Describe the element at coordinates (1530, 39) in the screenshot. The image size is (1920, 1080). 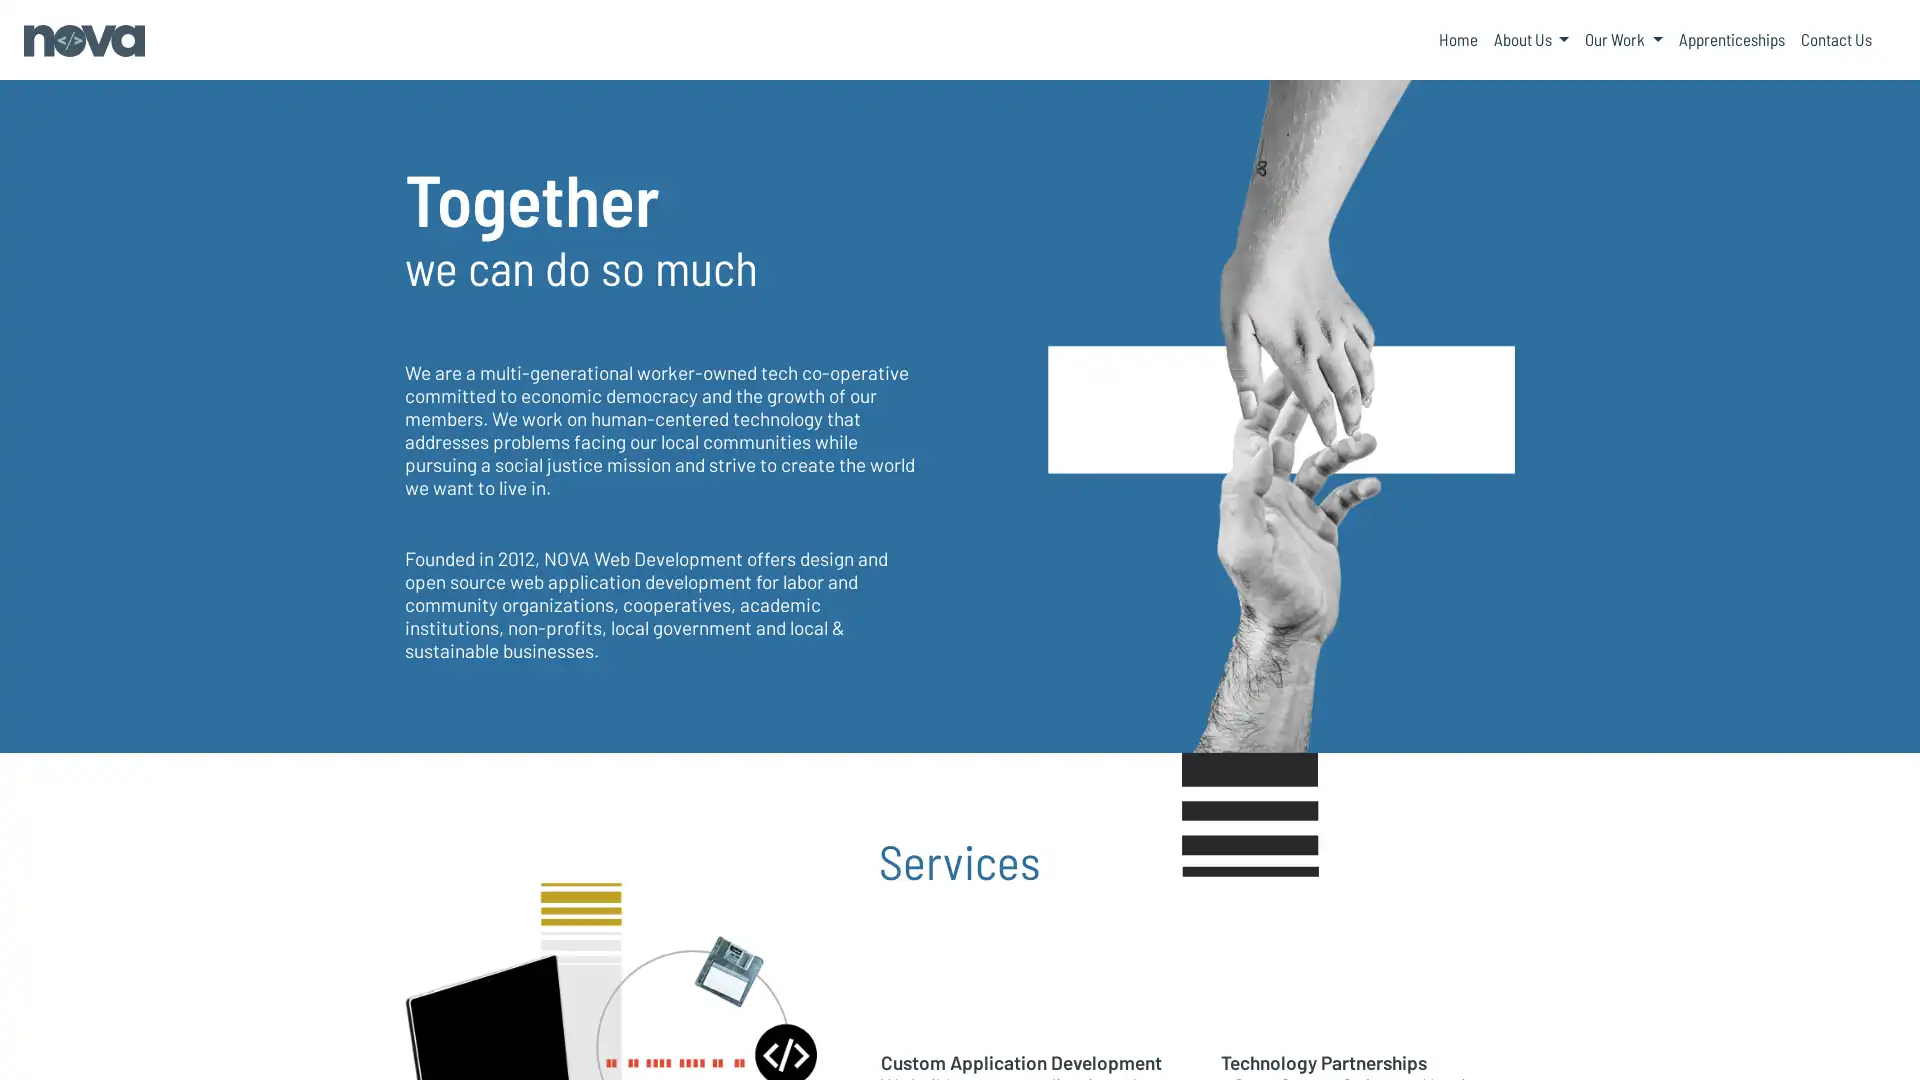
I see `About Us` at that location.